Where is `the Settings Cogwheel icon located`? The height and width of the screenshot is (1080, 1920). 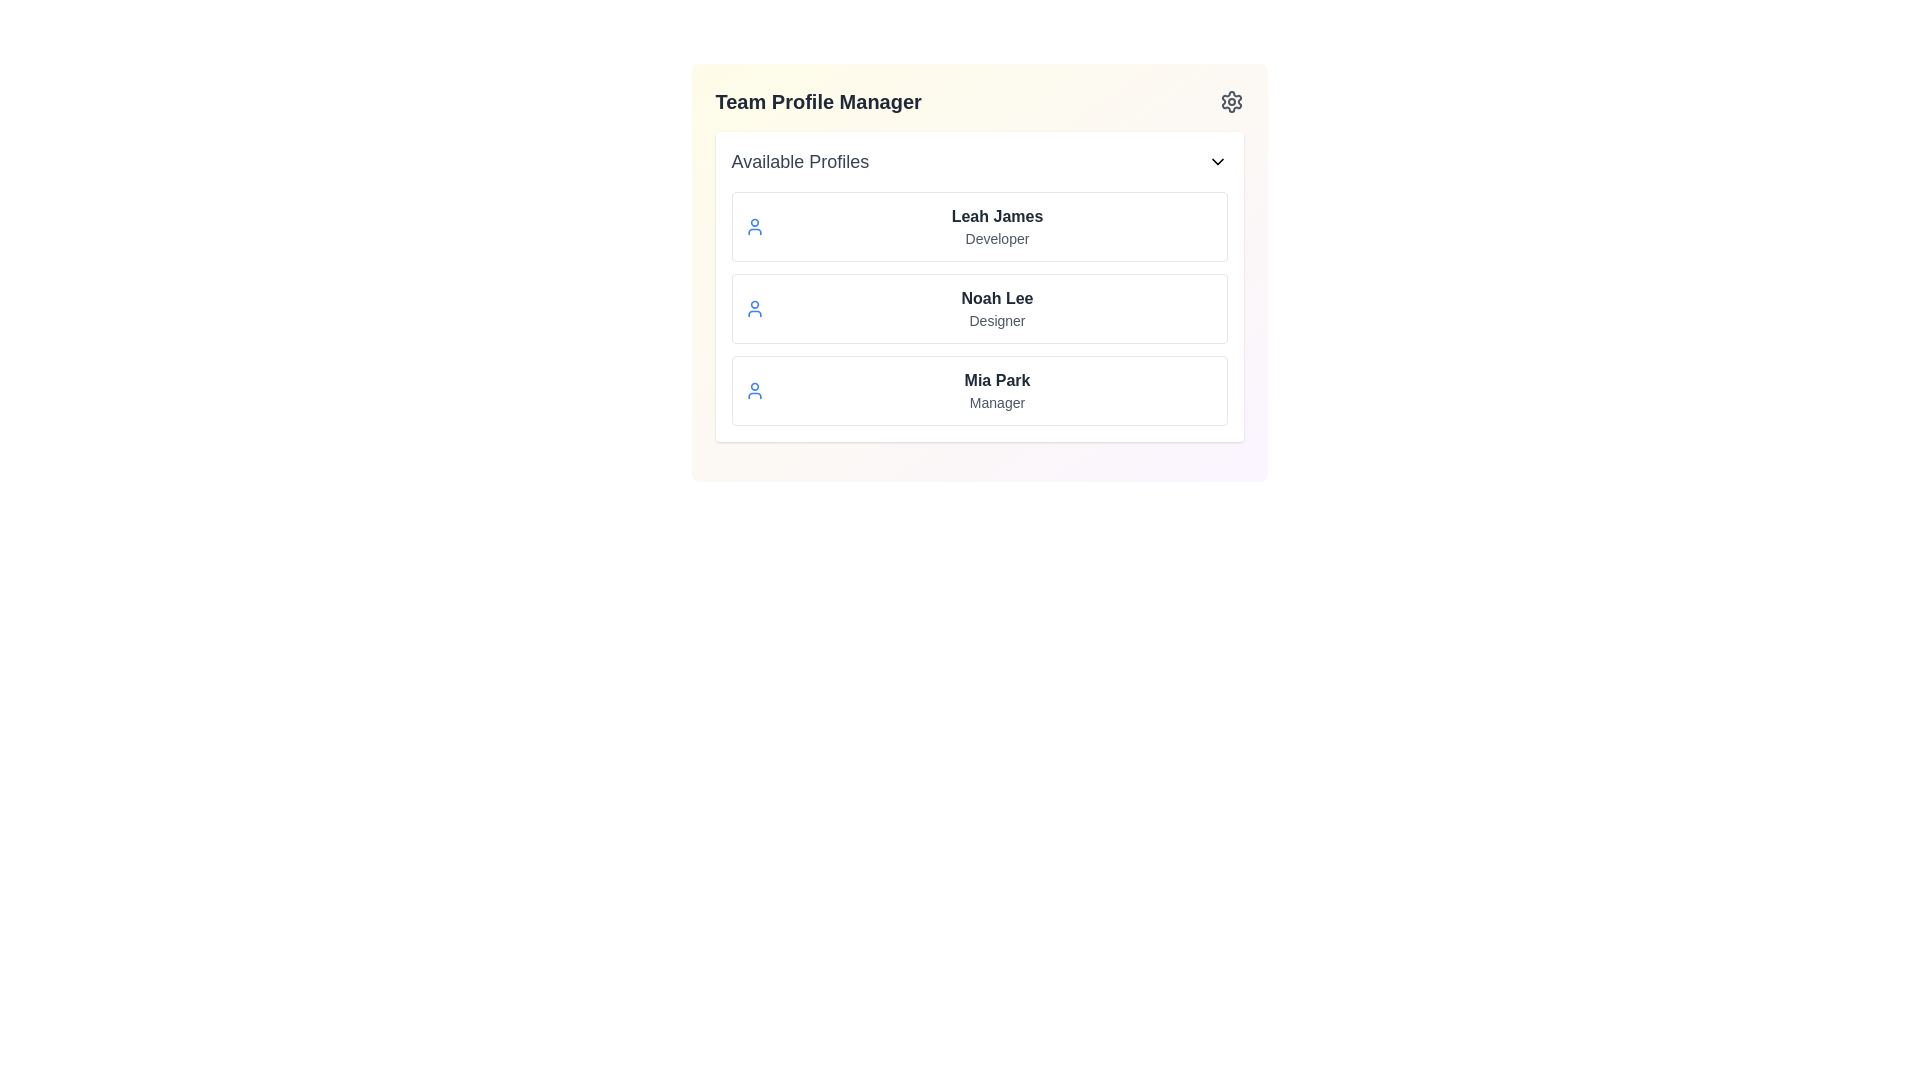 the Settings Cogwheel icon located is located at coordinates (1230, 101).